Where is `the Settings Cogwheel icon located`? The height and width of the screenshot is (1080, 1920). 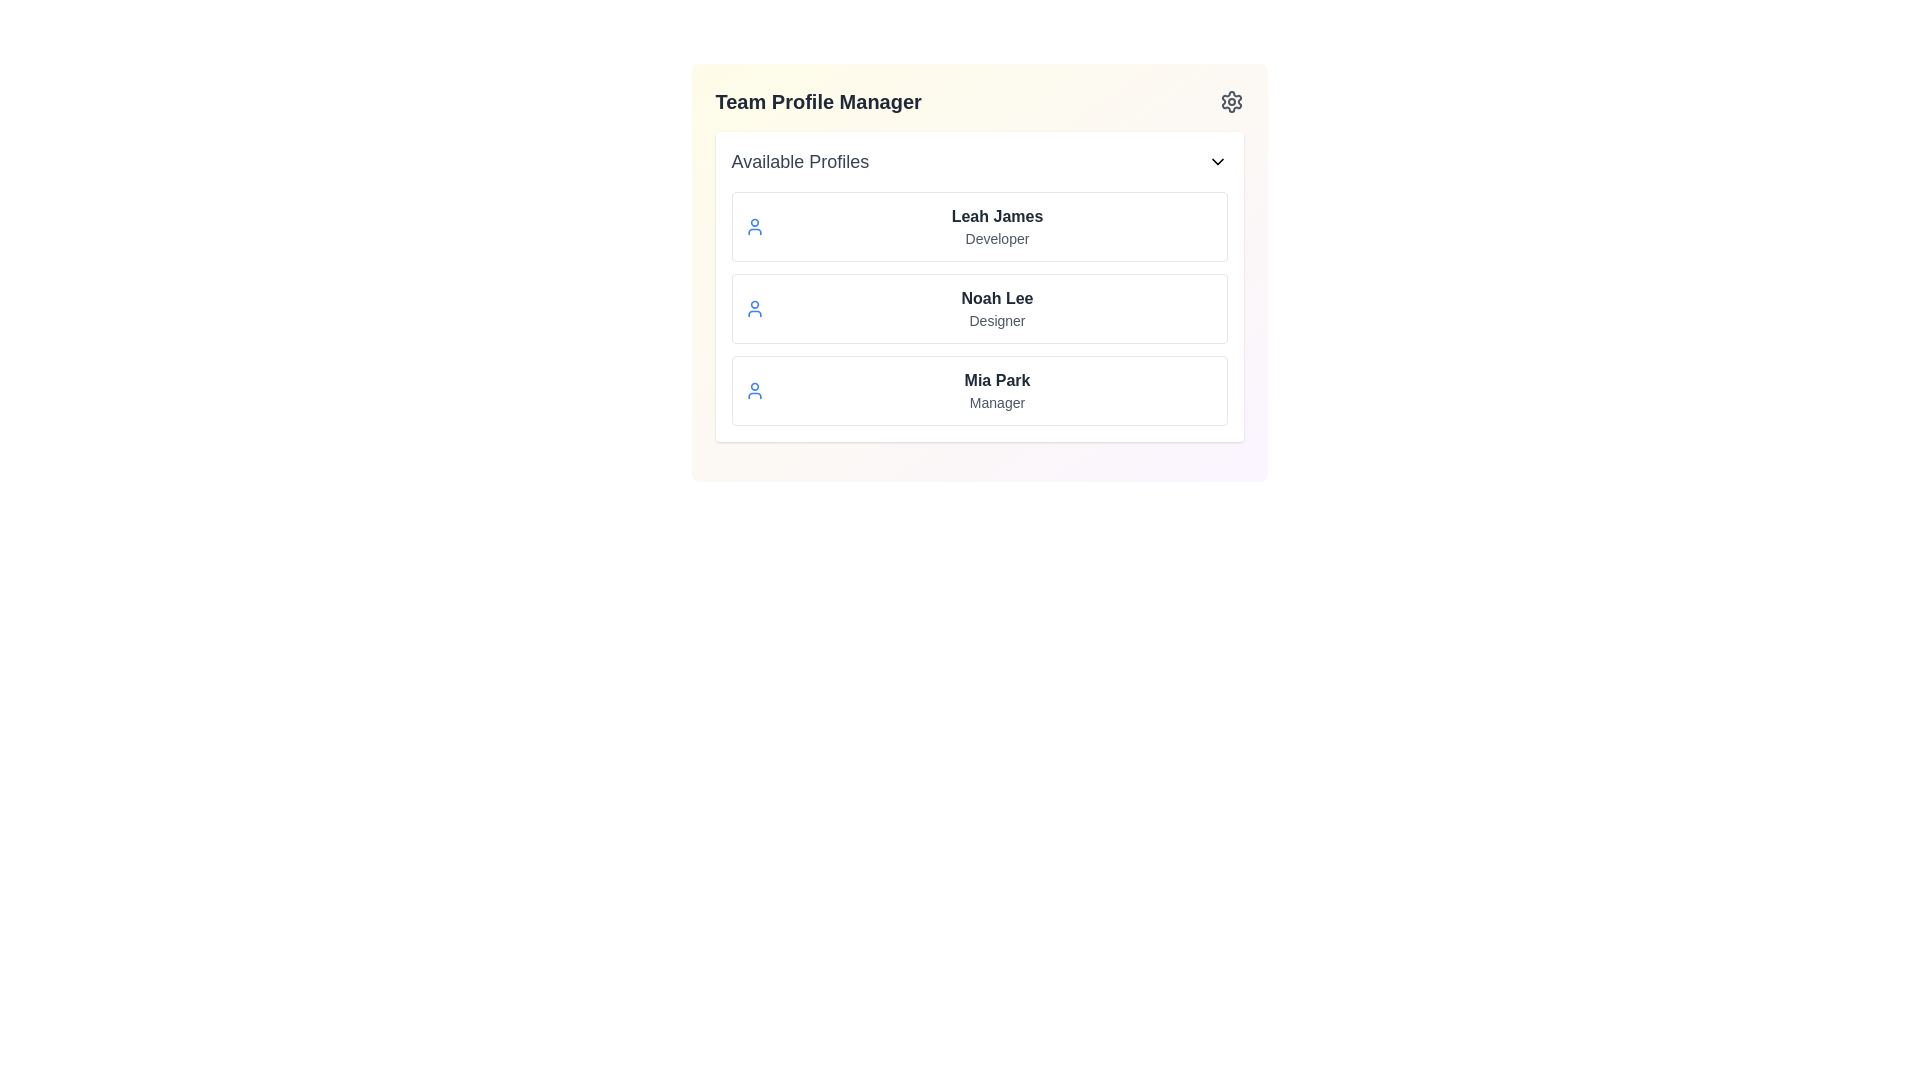 the Settings Cogwheel icon located is located at coordinates (1230, 101).